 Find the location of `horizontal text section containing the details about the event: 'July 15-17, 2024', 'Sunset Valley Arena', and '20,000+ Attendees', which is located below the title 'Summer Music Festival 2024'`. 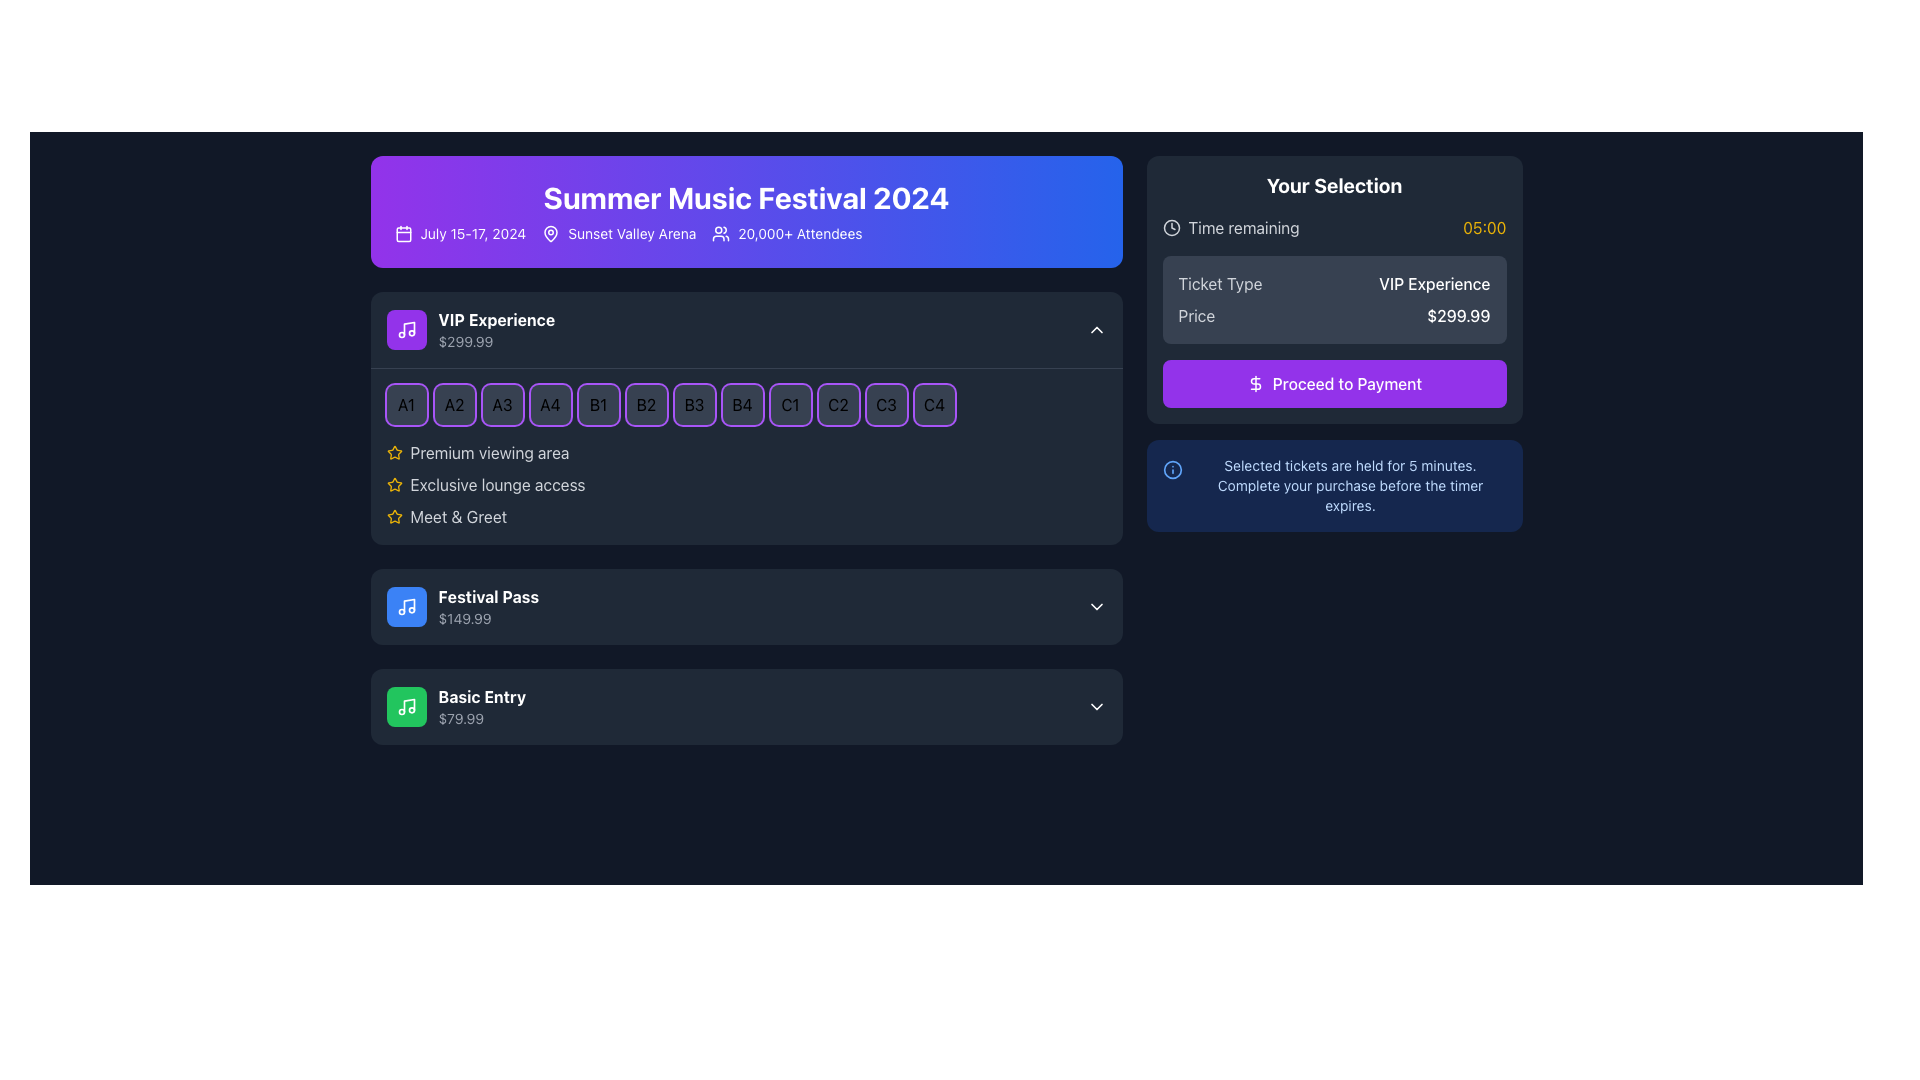

horizontal text section containing the details about the event: 'July 15-17, 2024', 'Sunset Valley Arena', and '20,000+ Attendees', which is located below the title 'Summer Music Festival 2024' is located at coordinates (745, 233).